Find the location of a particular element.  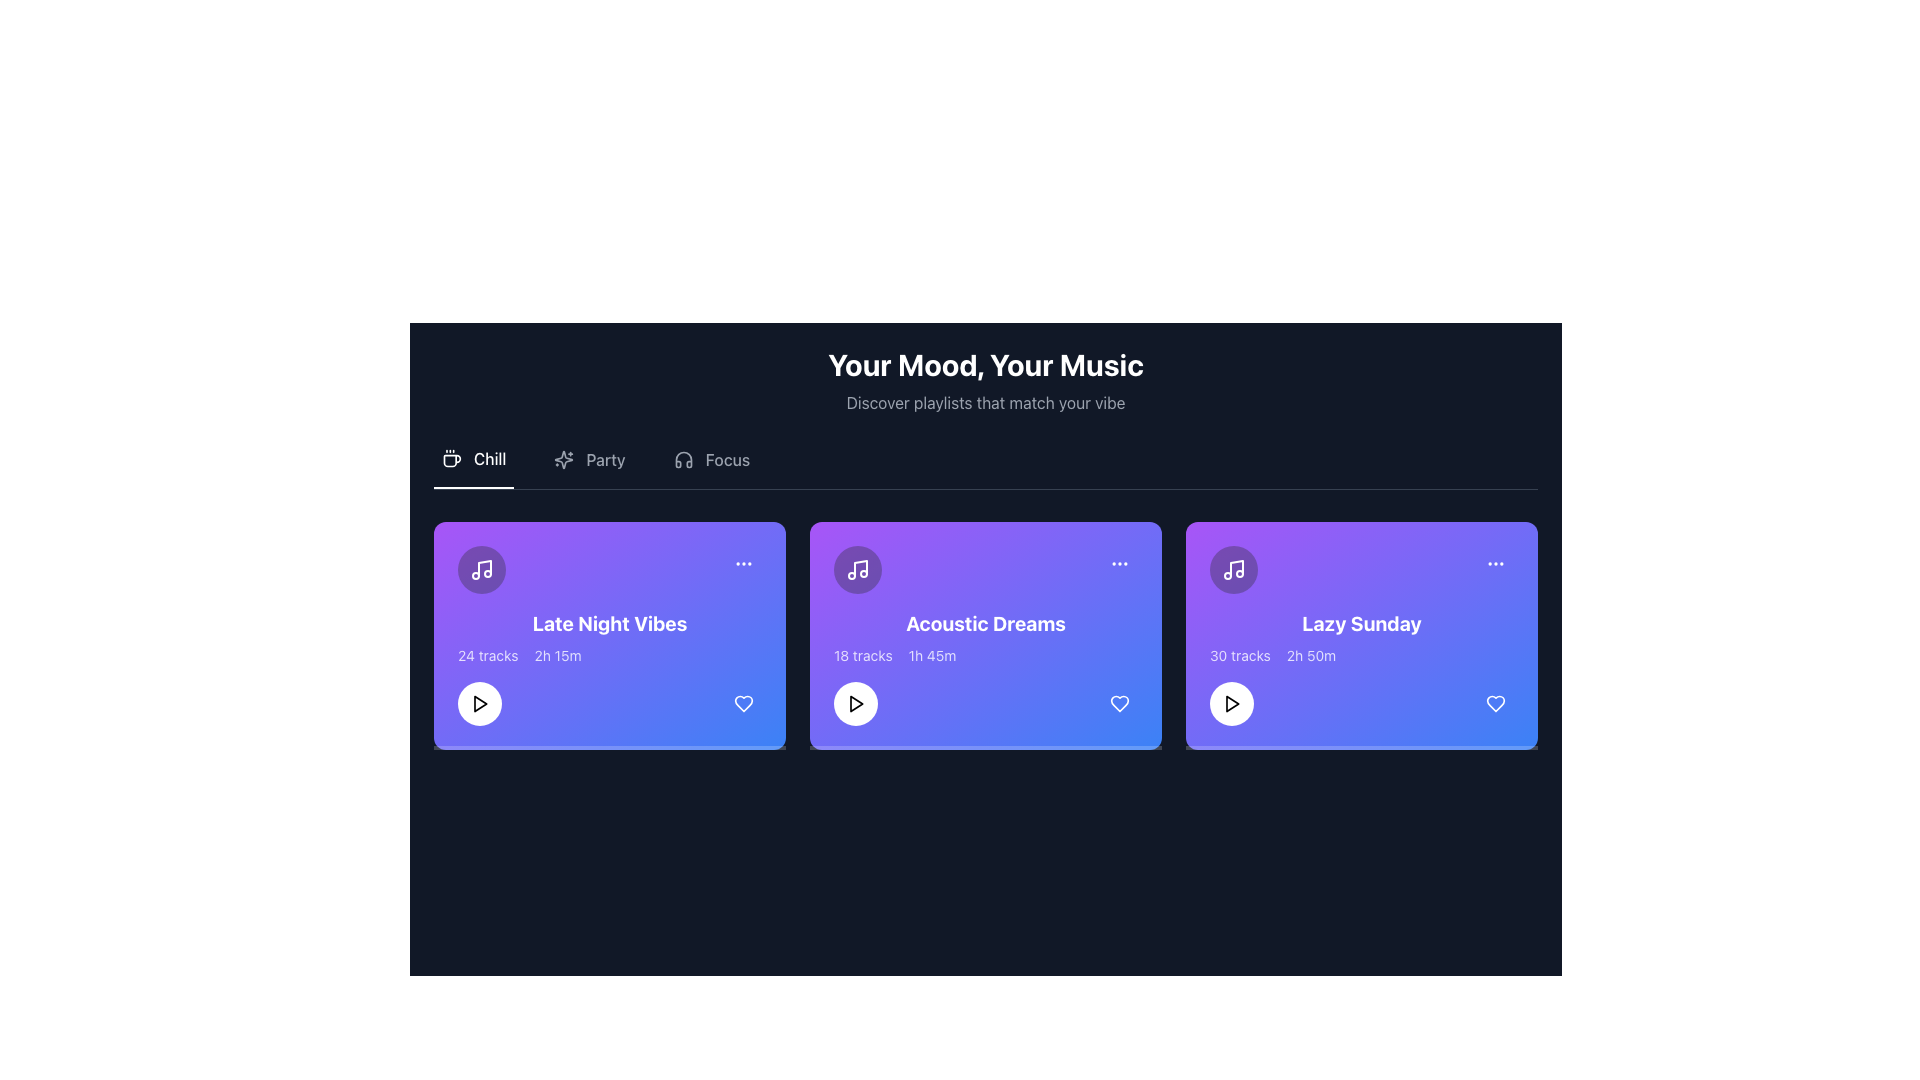

the 'More Options' icon button located at the top-right corner of the 'Acoustic Dreams' playlist card is located at coordinates (1118, 563).